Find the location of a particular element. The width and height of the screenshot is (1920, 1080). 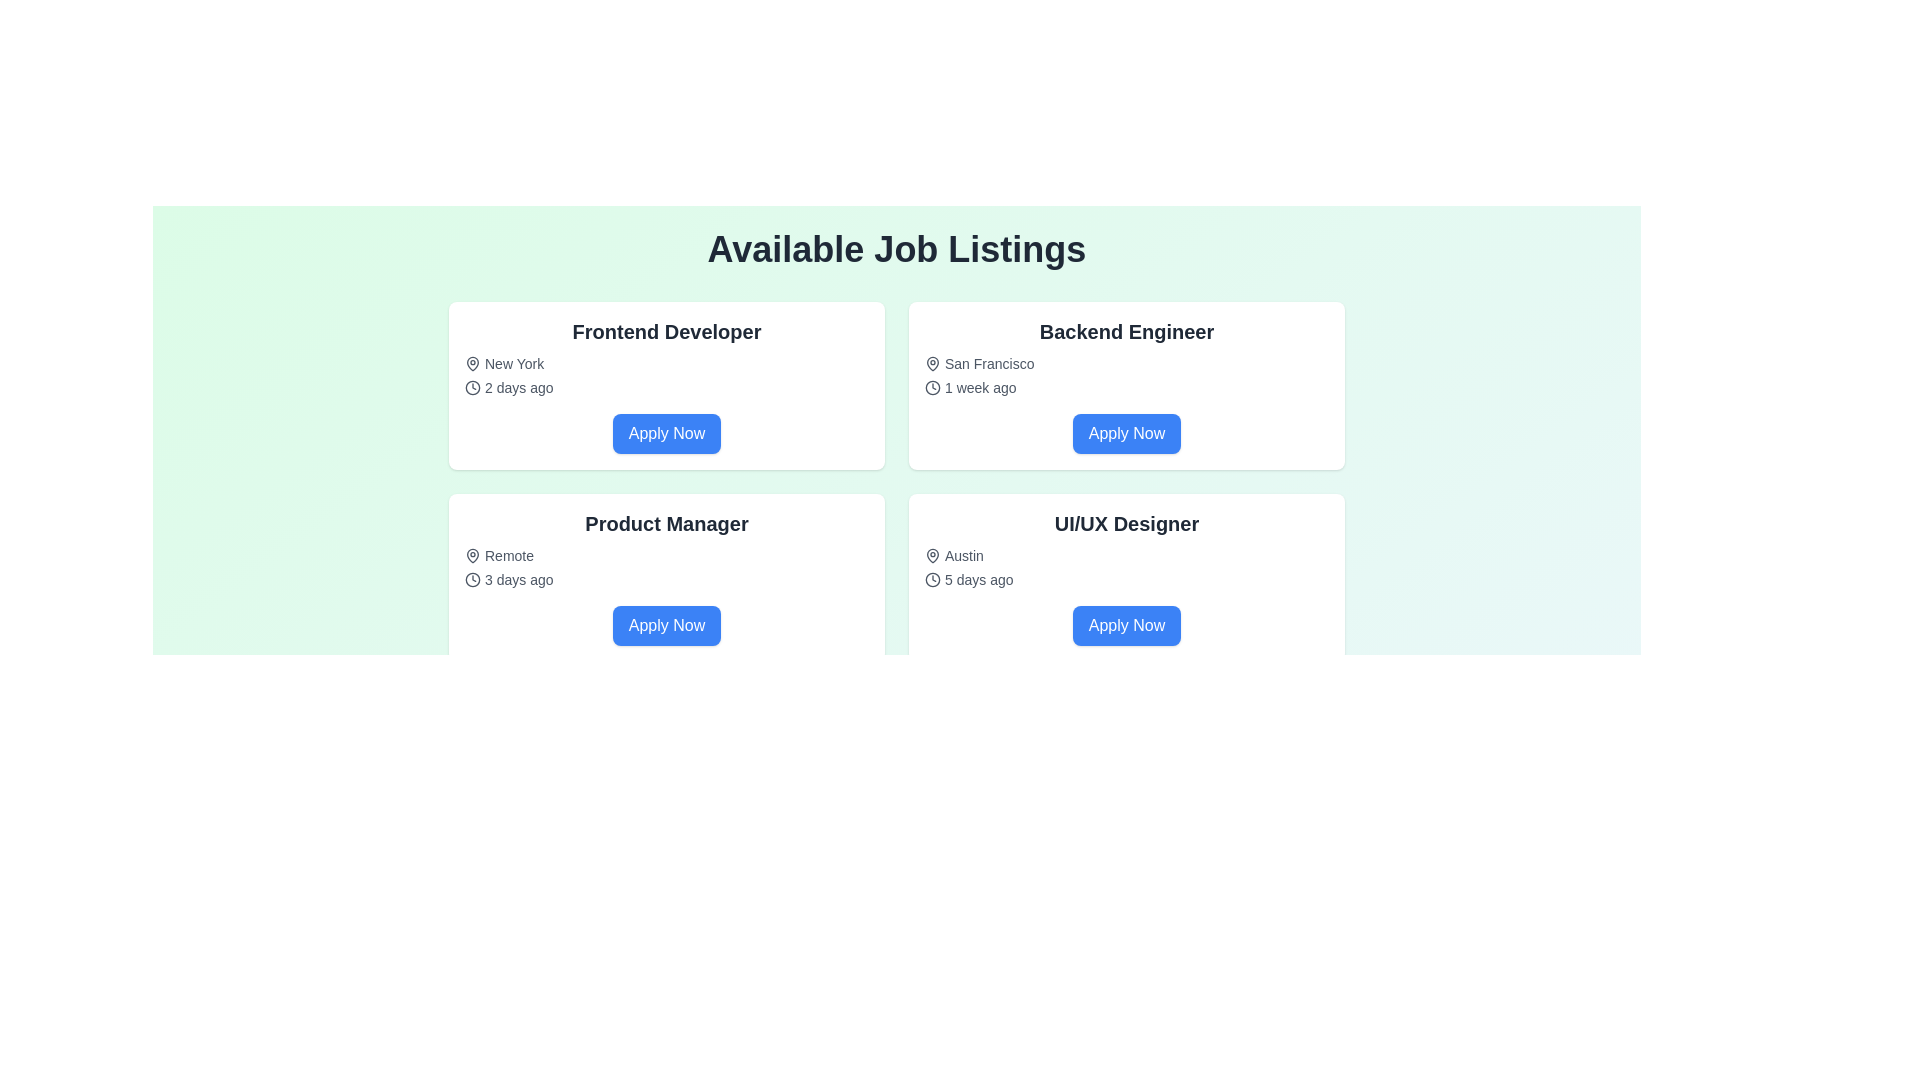

the time-related icon located to the left of the '3 days ago' text in the 'Product Manager' job listing is located at coordinates (472, 579).